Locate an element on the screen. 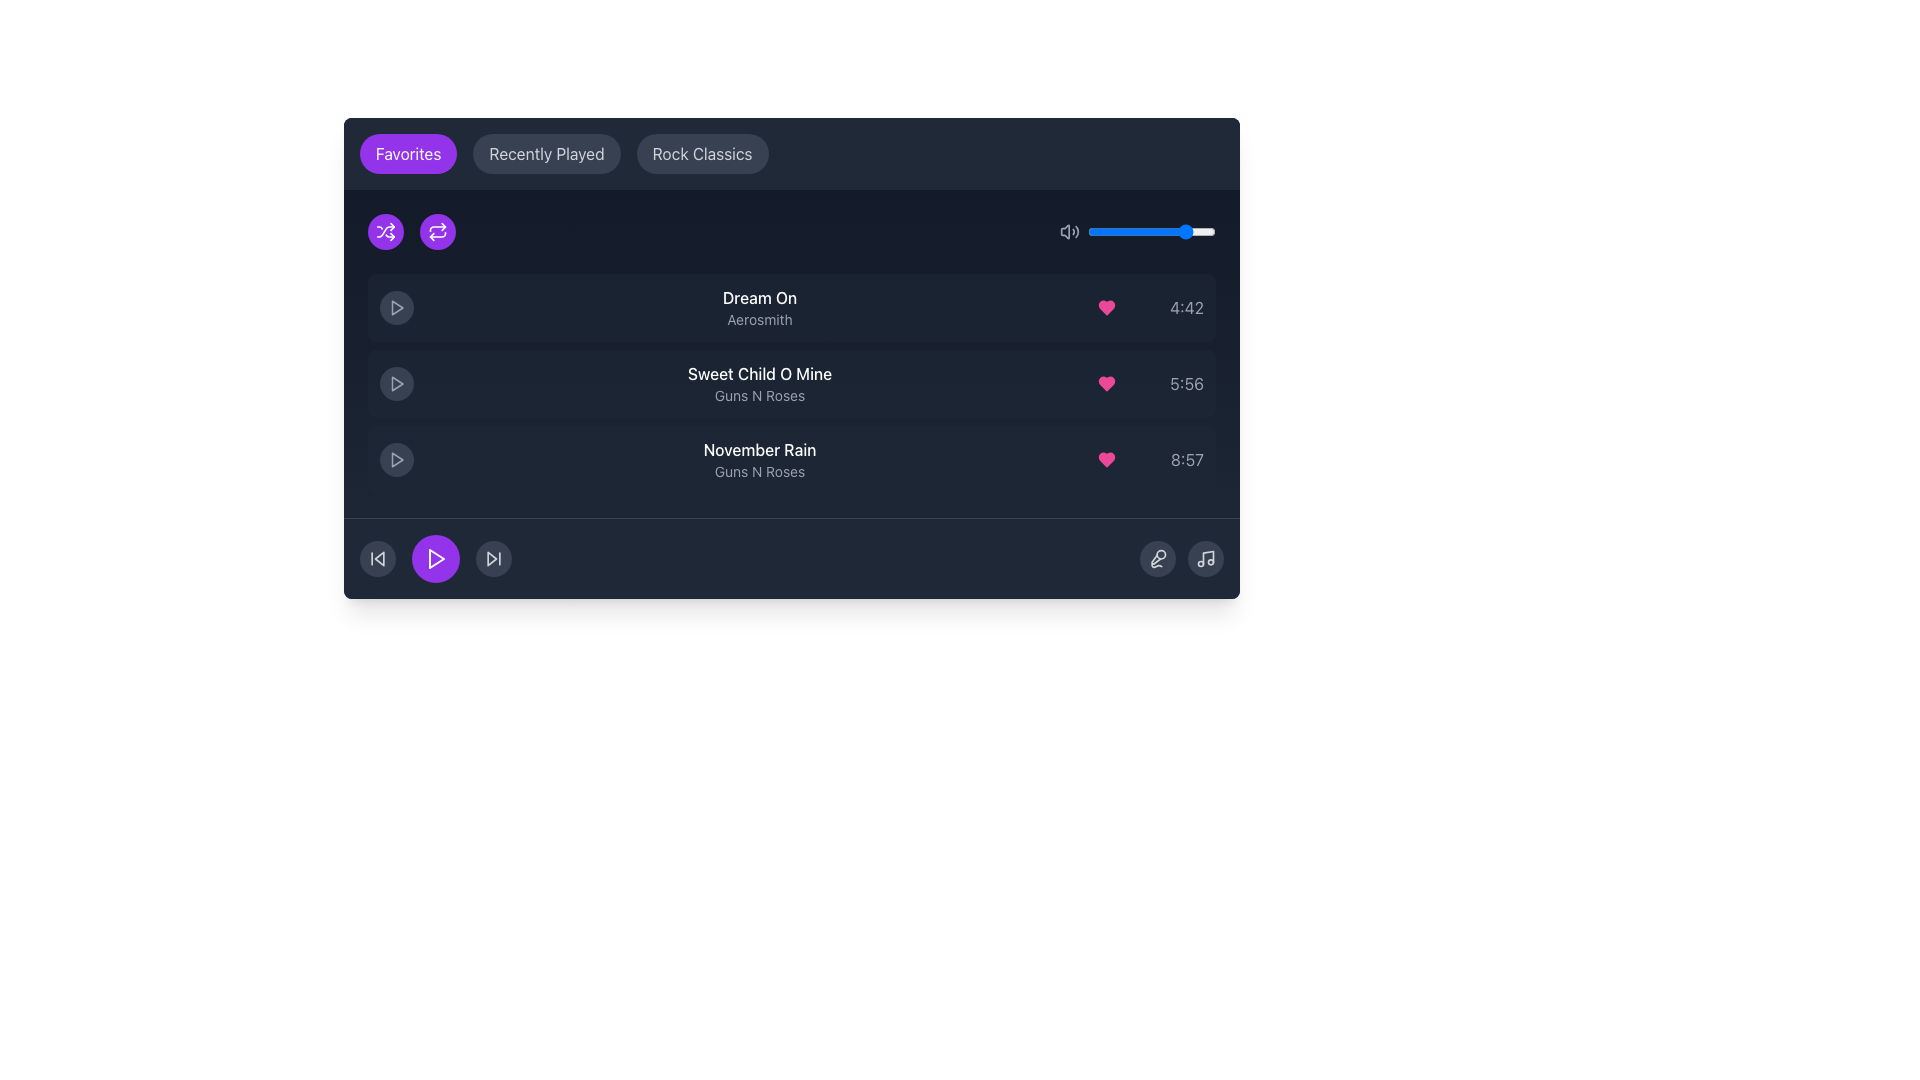  the pink heart icon representing favorite status, located in the Favorites section of the music interface is located at coordinates (1106, 459).